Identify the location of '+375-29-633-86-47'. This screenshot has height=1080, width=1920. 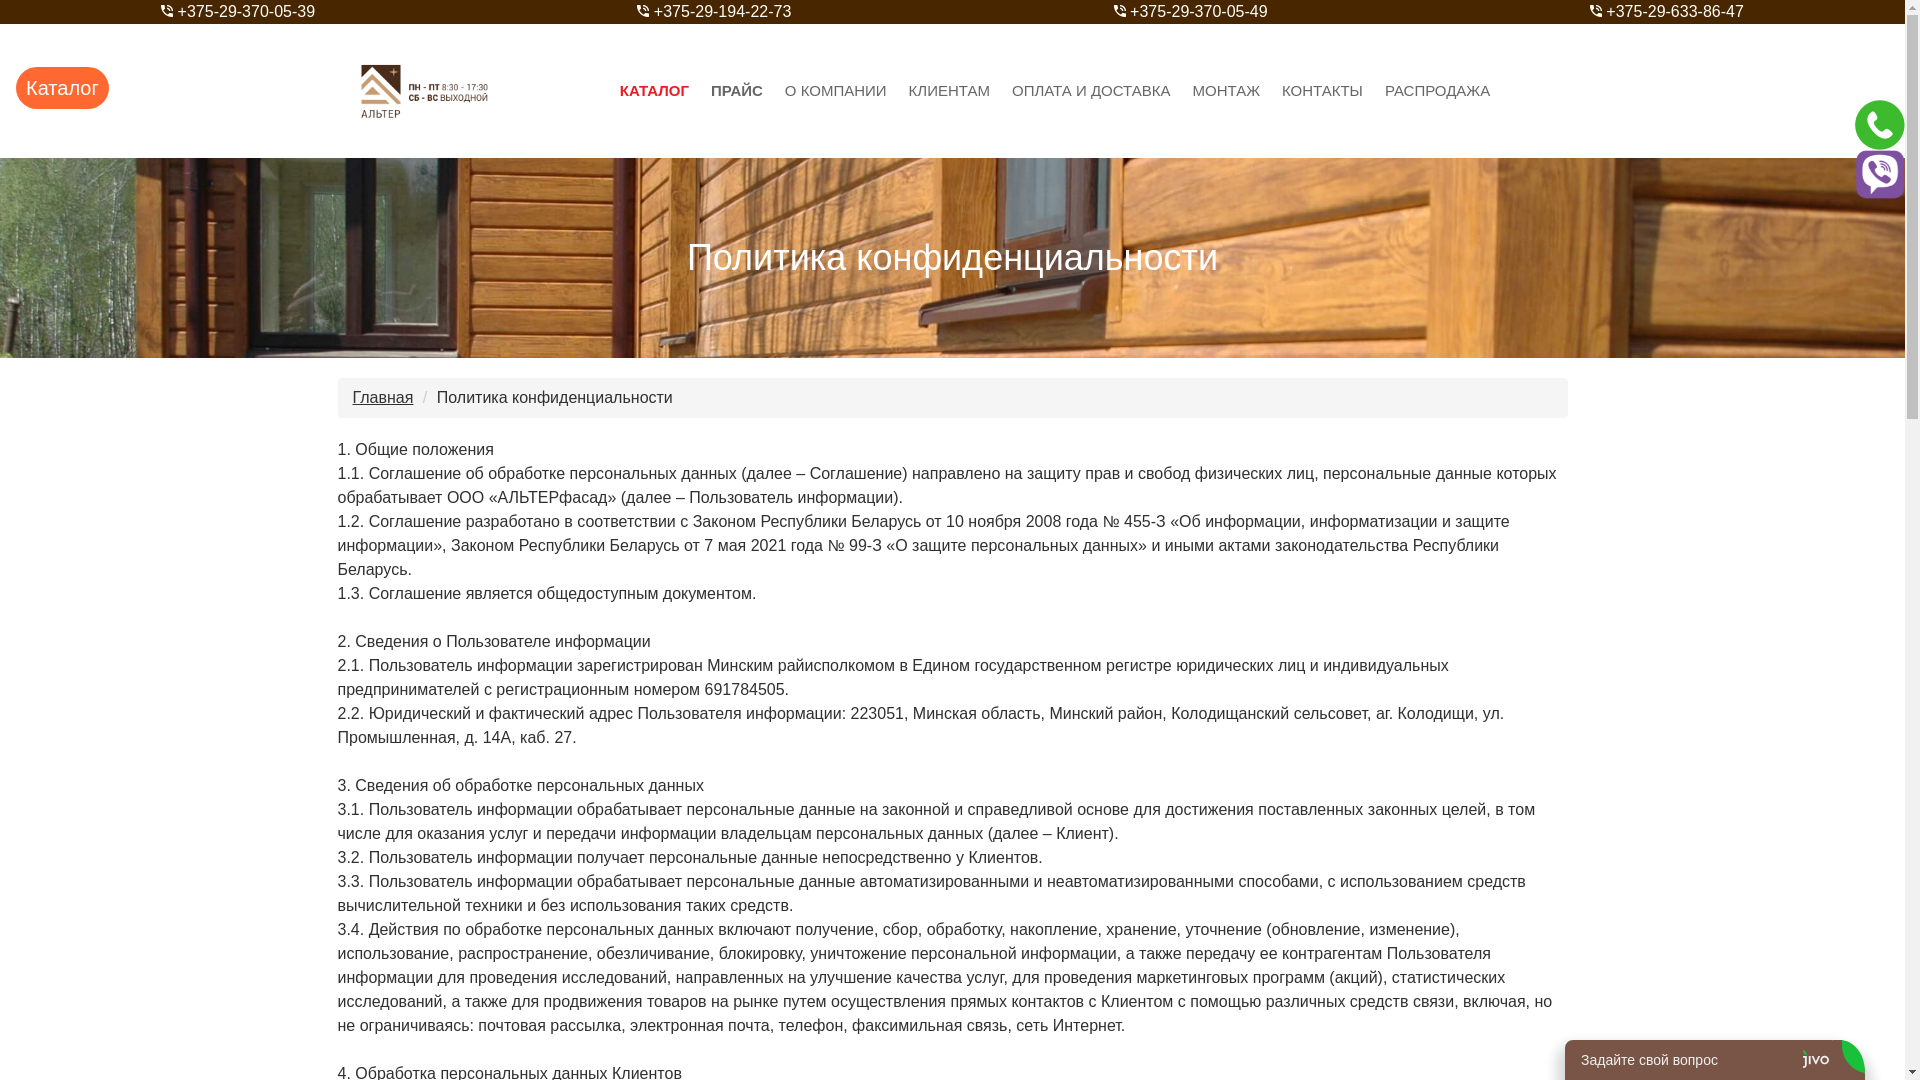
(1666, 11).